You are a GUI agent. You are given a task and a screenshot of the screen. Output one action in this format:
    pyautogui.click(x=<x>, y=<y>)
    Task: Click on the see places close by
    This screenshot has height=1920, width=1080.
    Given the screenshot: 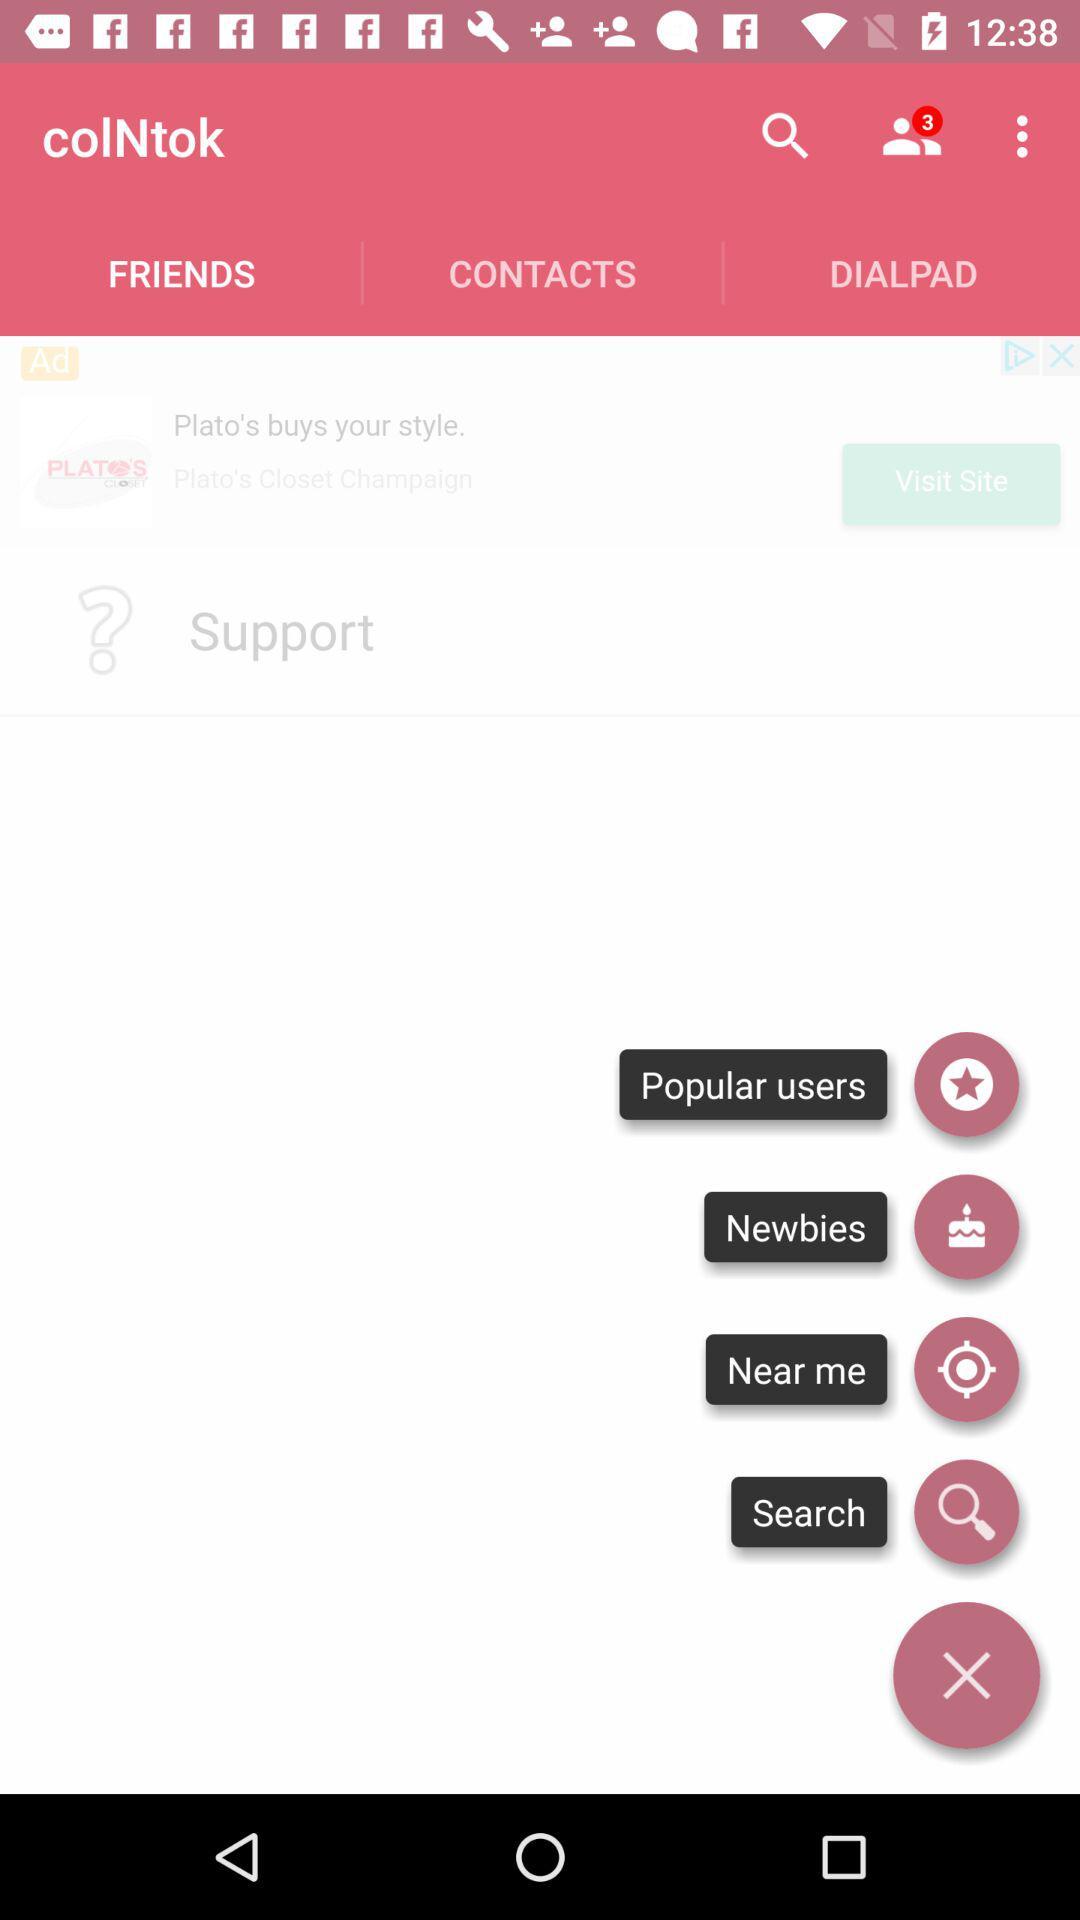 What is the action you would take?
    pyautogui.click(x=965, y=1368)
    